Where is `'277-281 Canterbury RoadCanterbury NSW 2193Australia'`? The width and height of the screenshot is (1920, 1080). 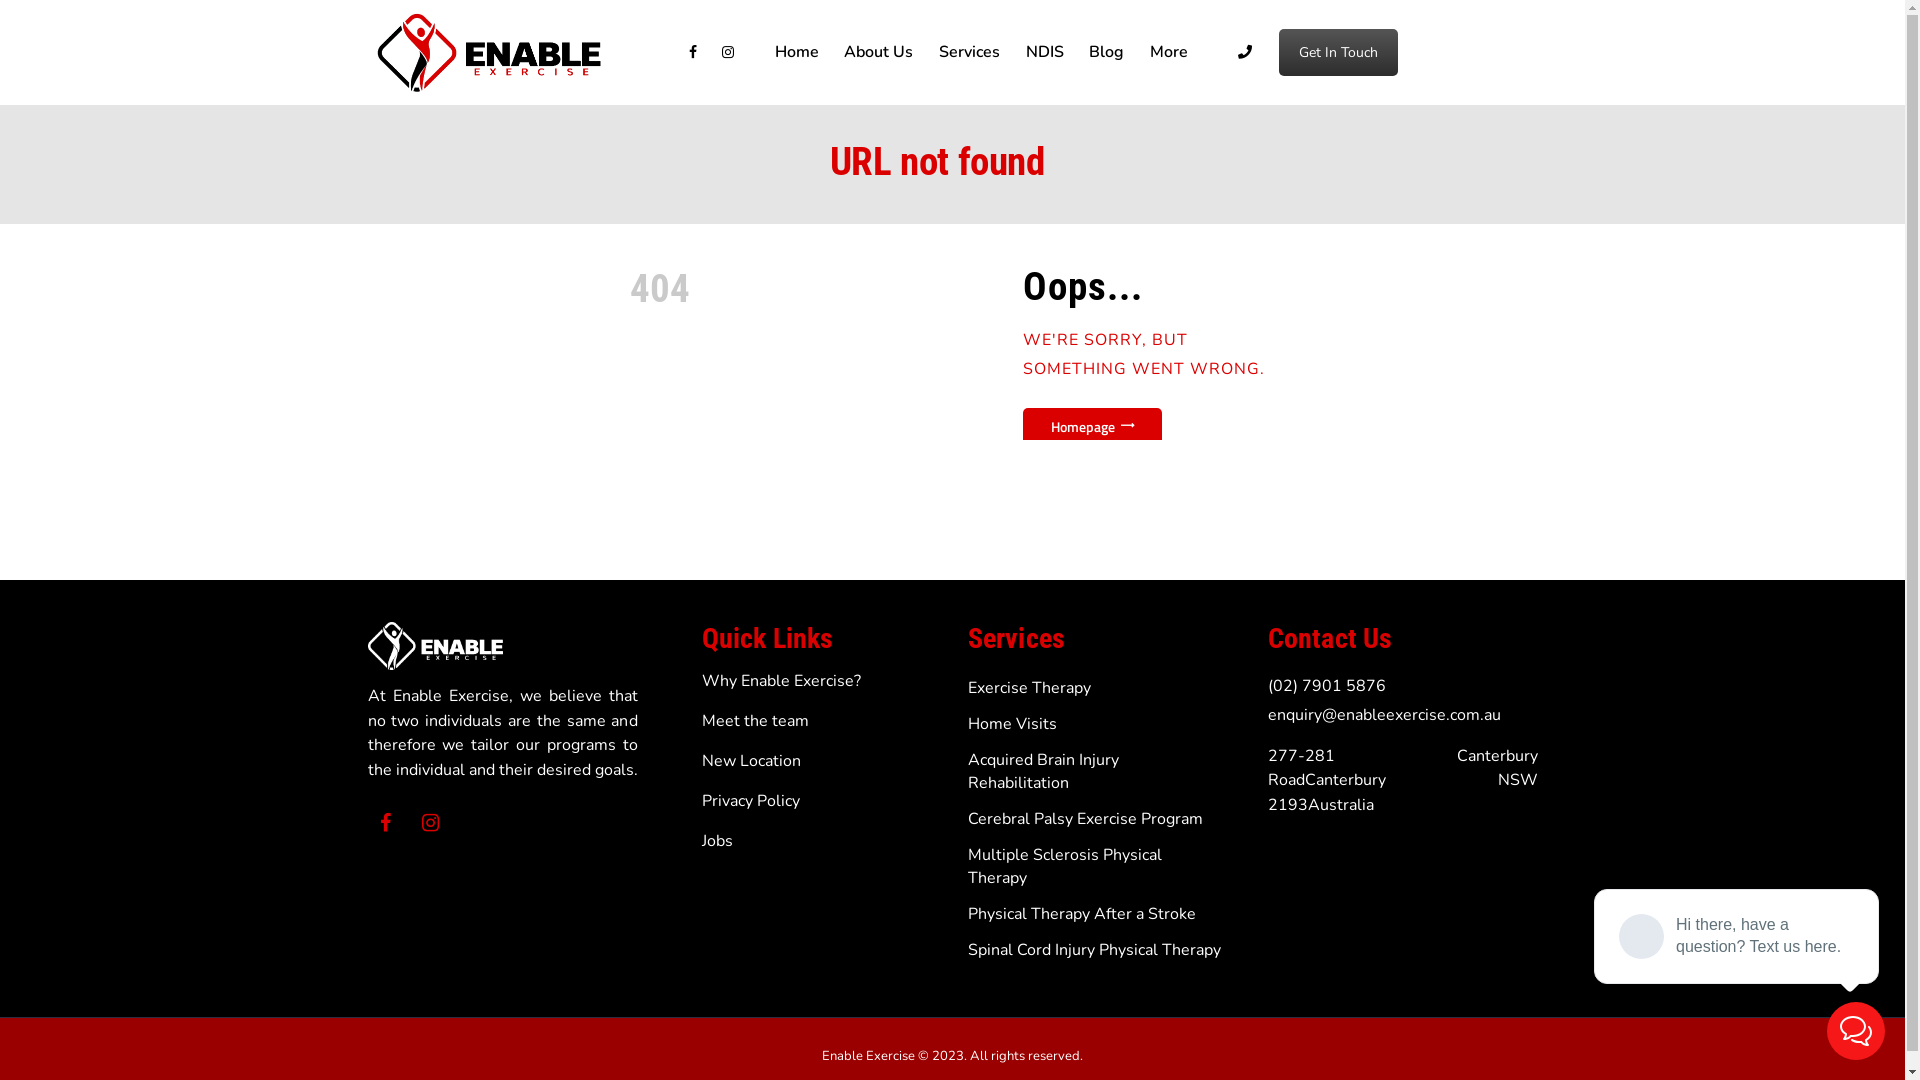
'277-281 Canterbury RoadCanterbury NSW 2193Australia' is located at coordinates (1401, 779).